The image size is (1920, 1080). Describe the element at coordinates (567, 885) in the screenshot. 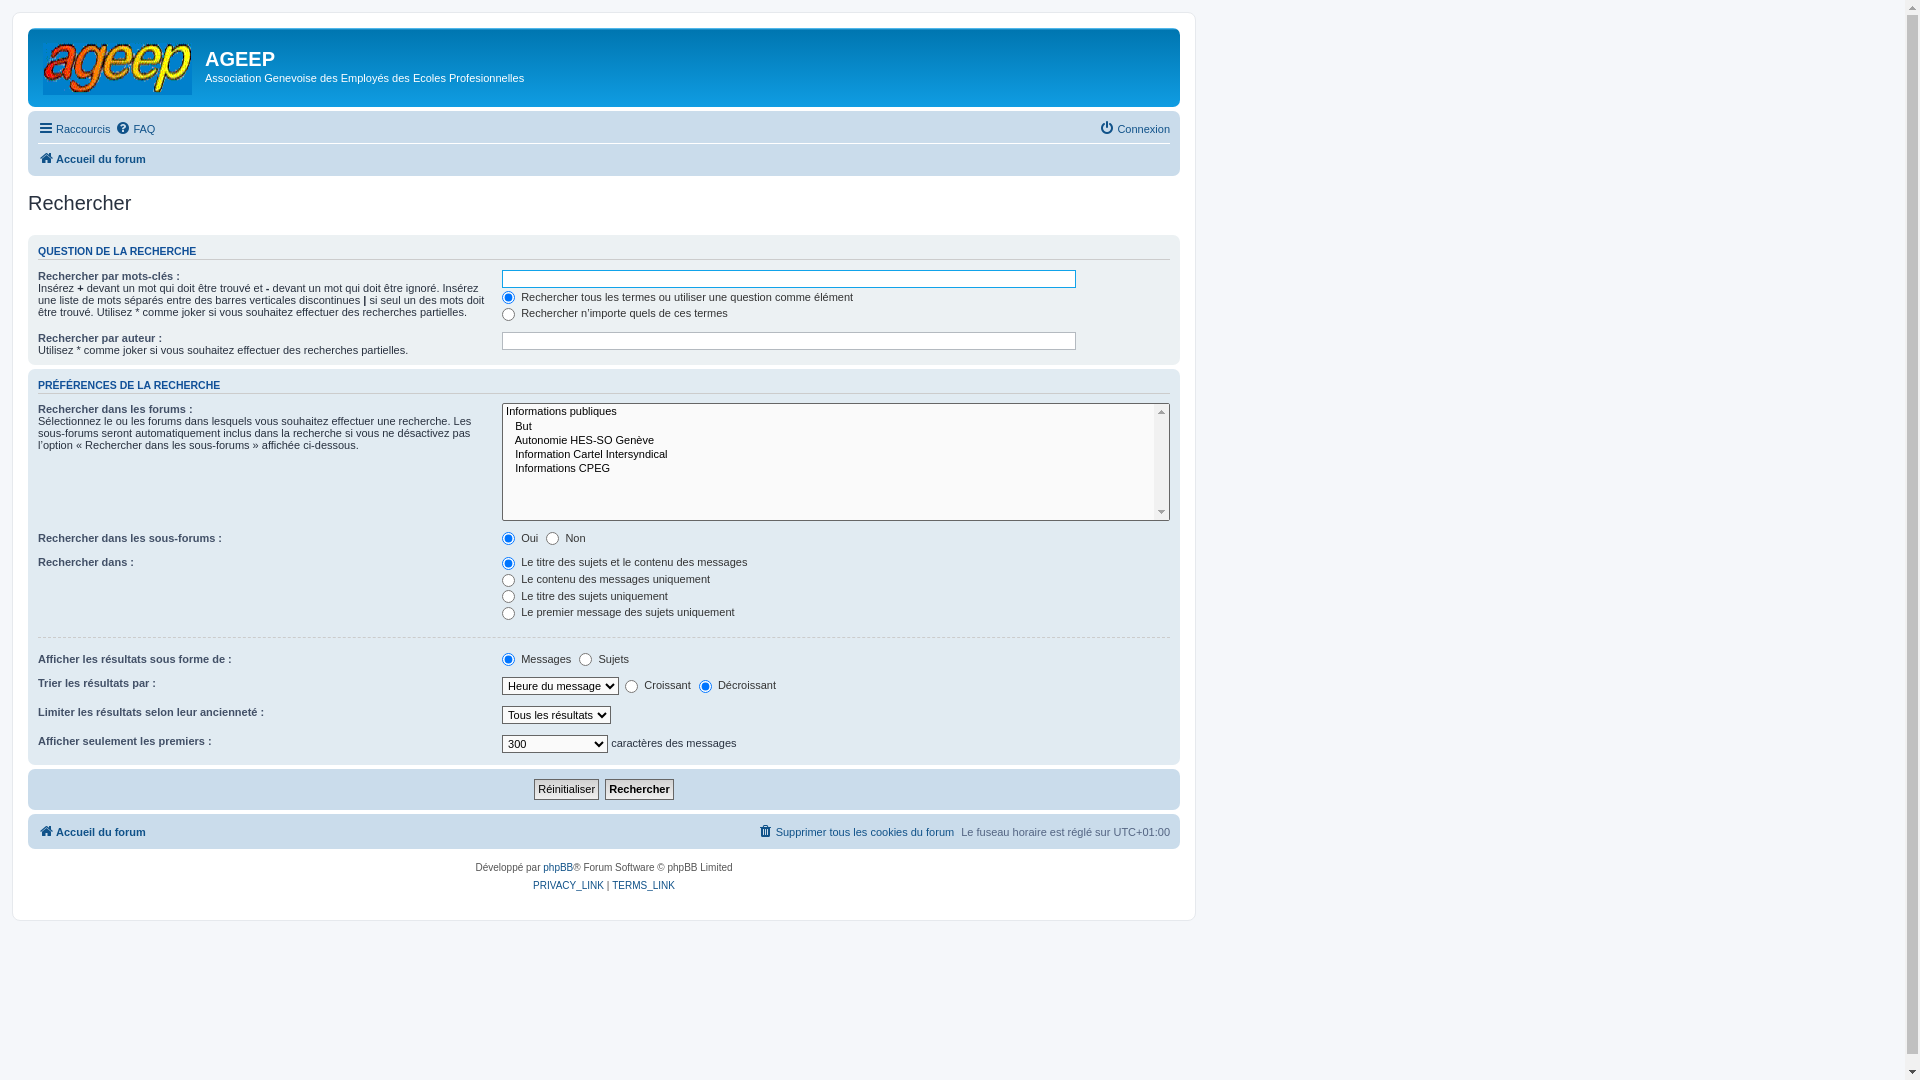

I see `'PRIVACY_LINK'` at that location.